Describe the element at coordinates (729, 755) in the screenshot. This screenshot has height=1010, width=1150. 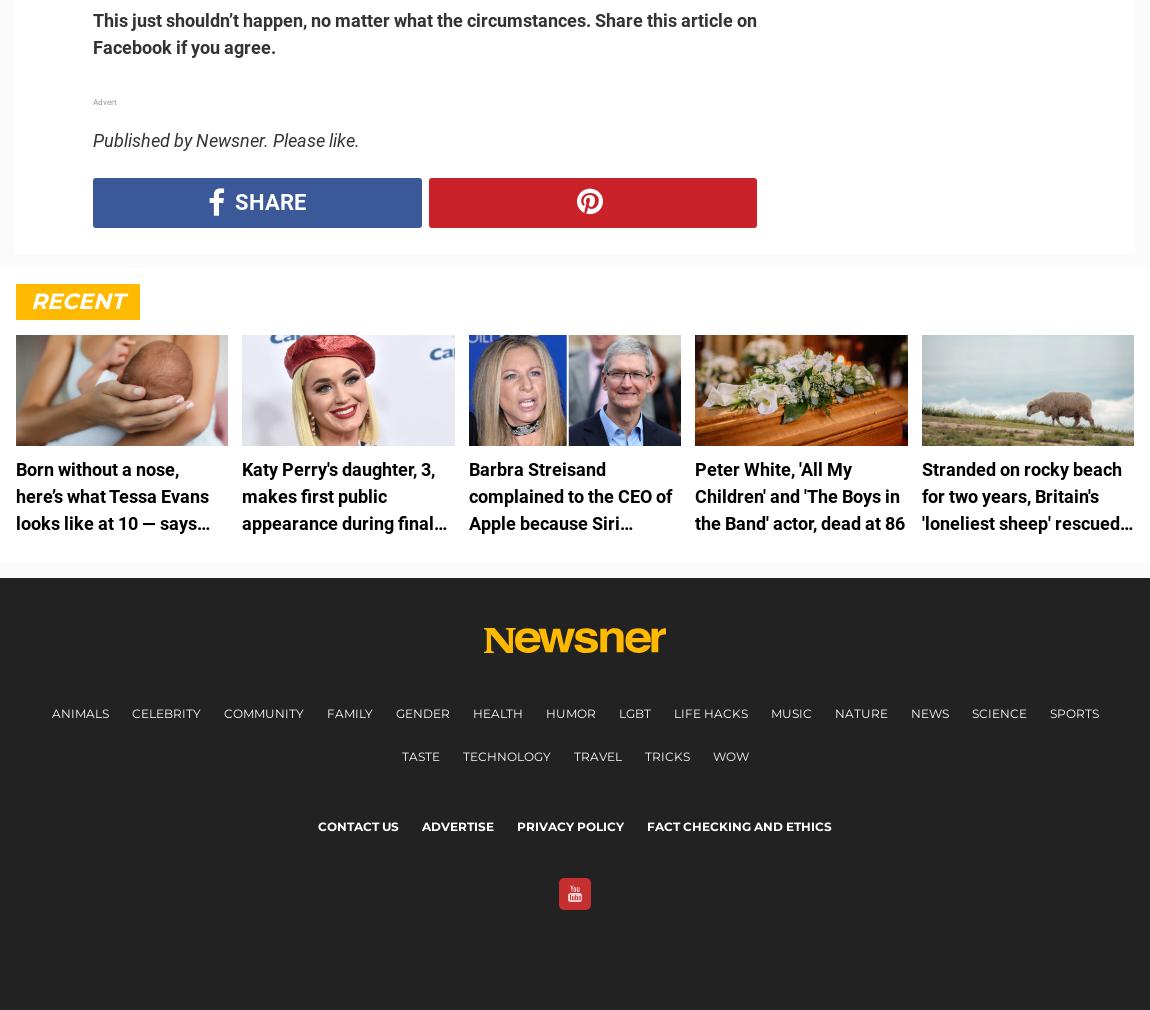
I see `'WOW'` at that location.